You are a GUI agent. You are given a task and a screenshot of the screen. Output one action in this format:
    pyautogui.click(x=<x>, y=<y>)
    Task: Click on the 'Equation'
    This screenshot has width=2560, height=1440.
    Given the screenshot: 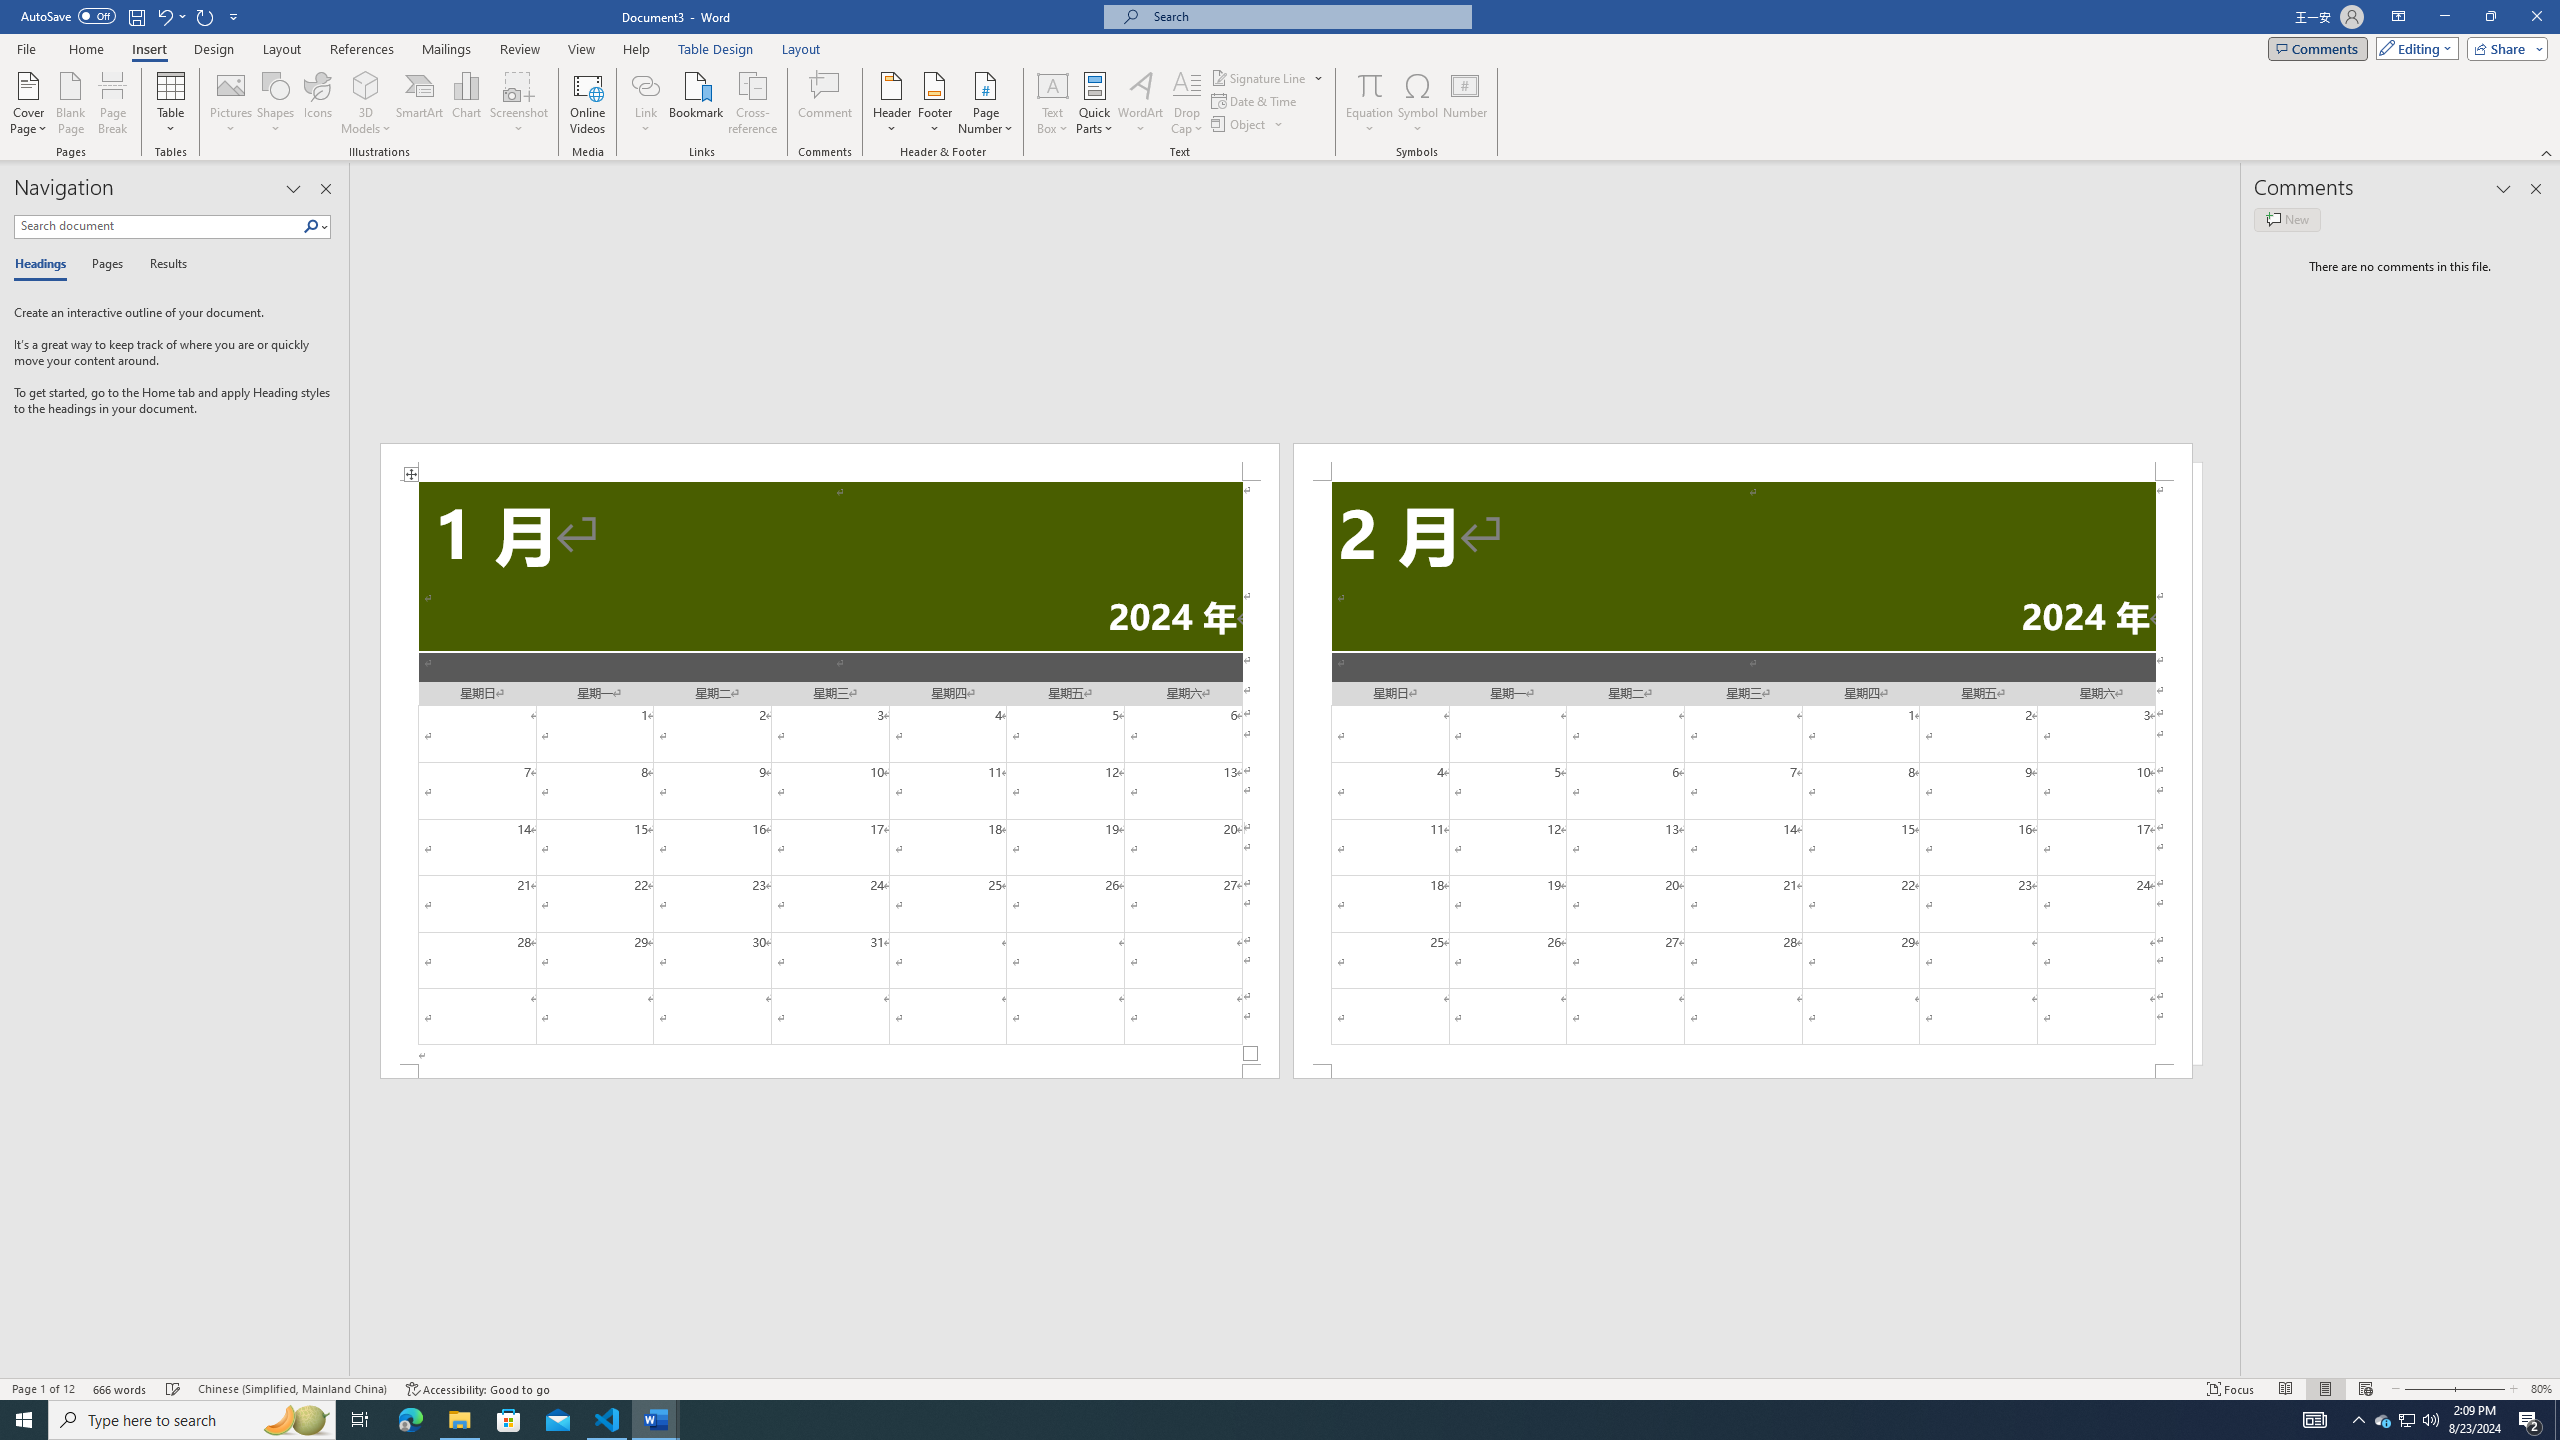 What is the action you would take?
    pyautogui.click(x=1369, y=103)
    